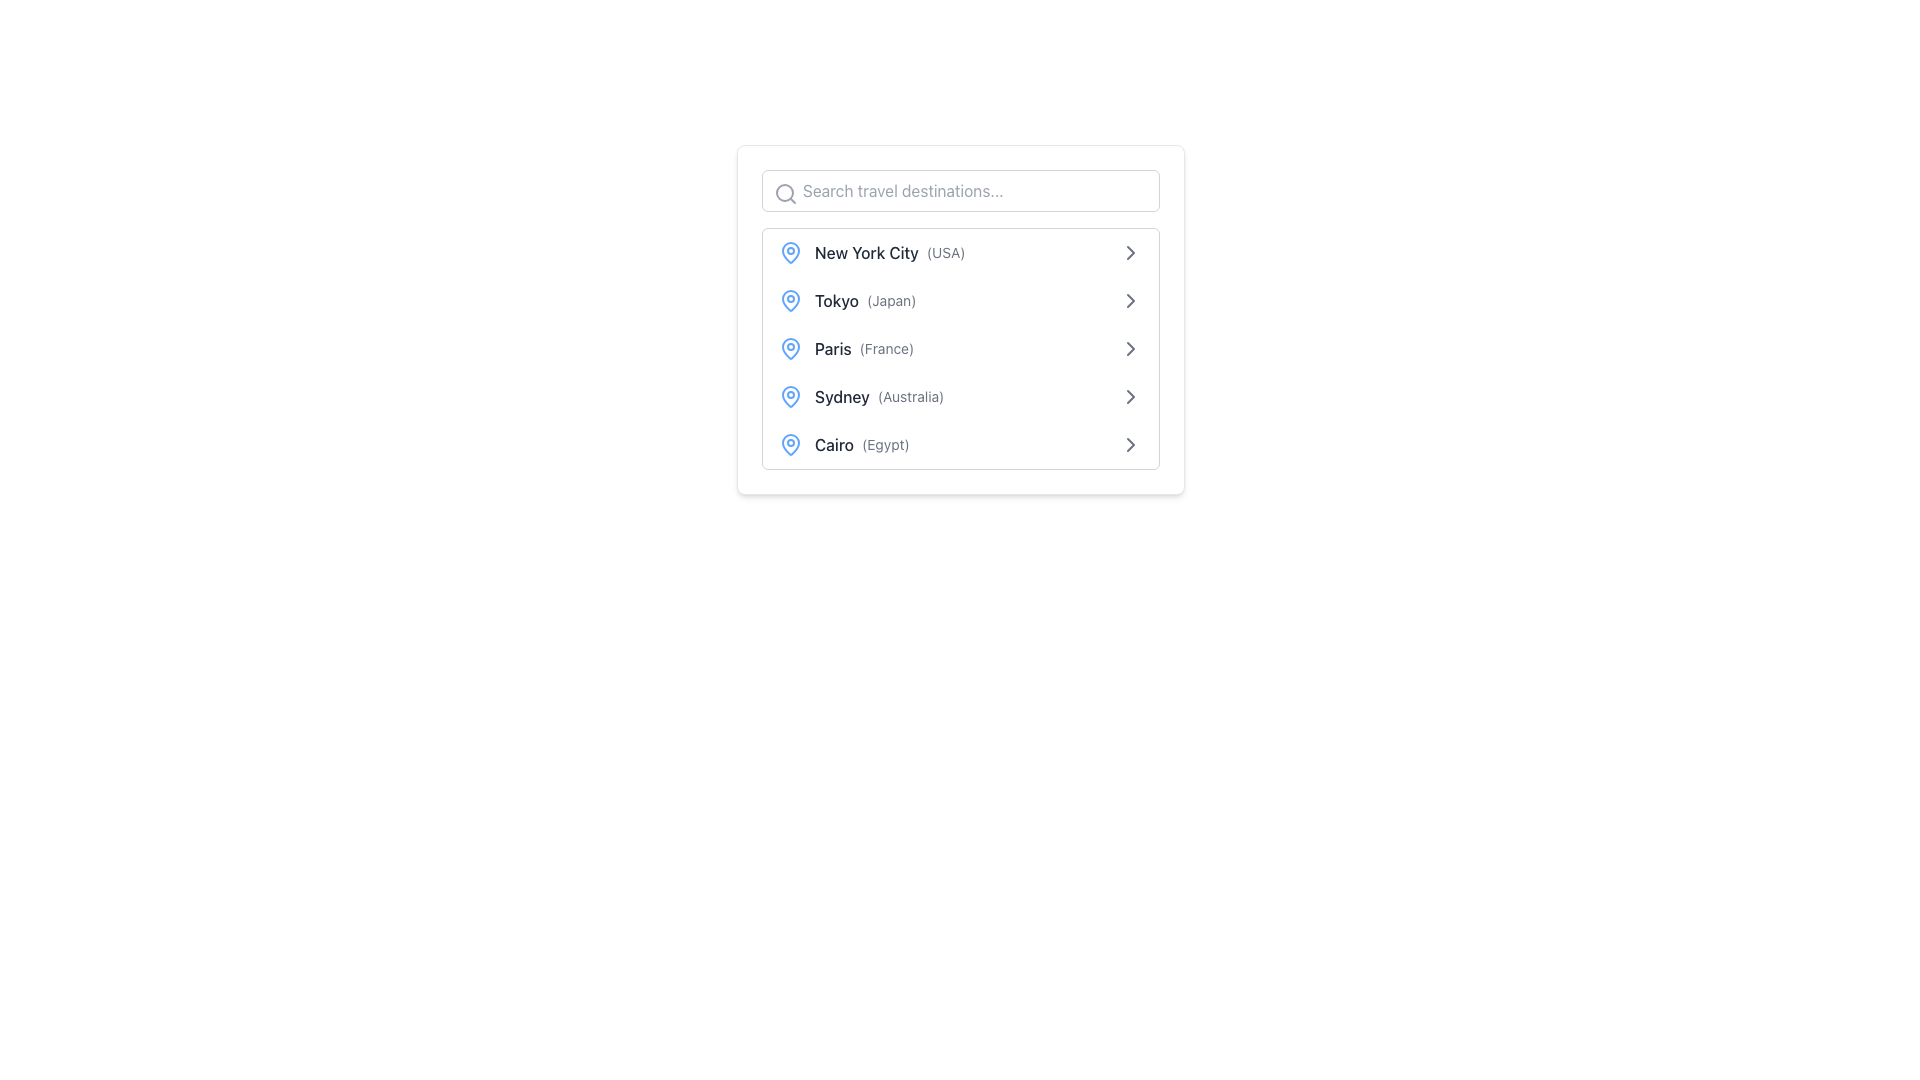 Image resolution: width=1920 pixels, height=1080 pixels. I want to click on the first list item displaying 'New York City (USA)' with a map pin icon on the left and a right-facing arrow icon on the right, so click(960, 252).